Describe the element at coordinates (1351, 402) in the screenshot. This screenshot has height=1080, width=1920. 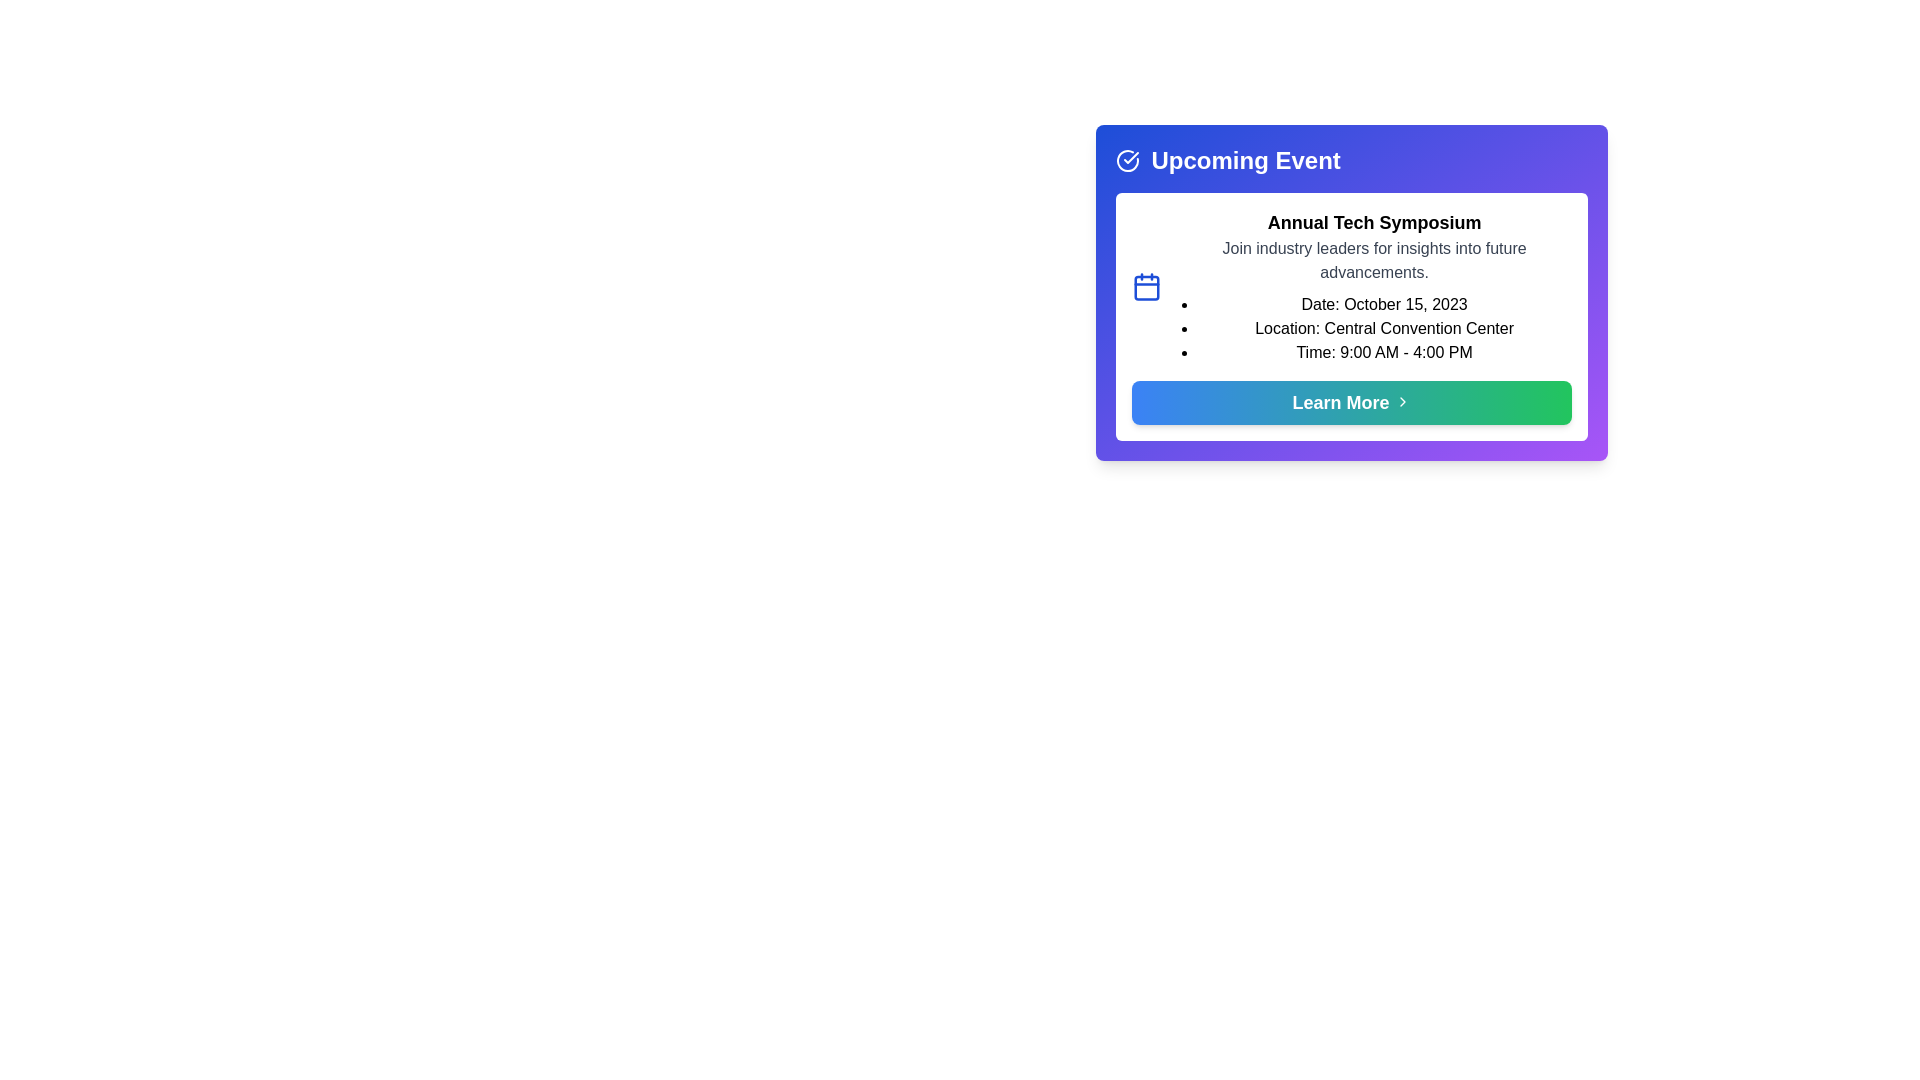
I see `'Learn More' button to navigate to more event details` at that location.